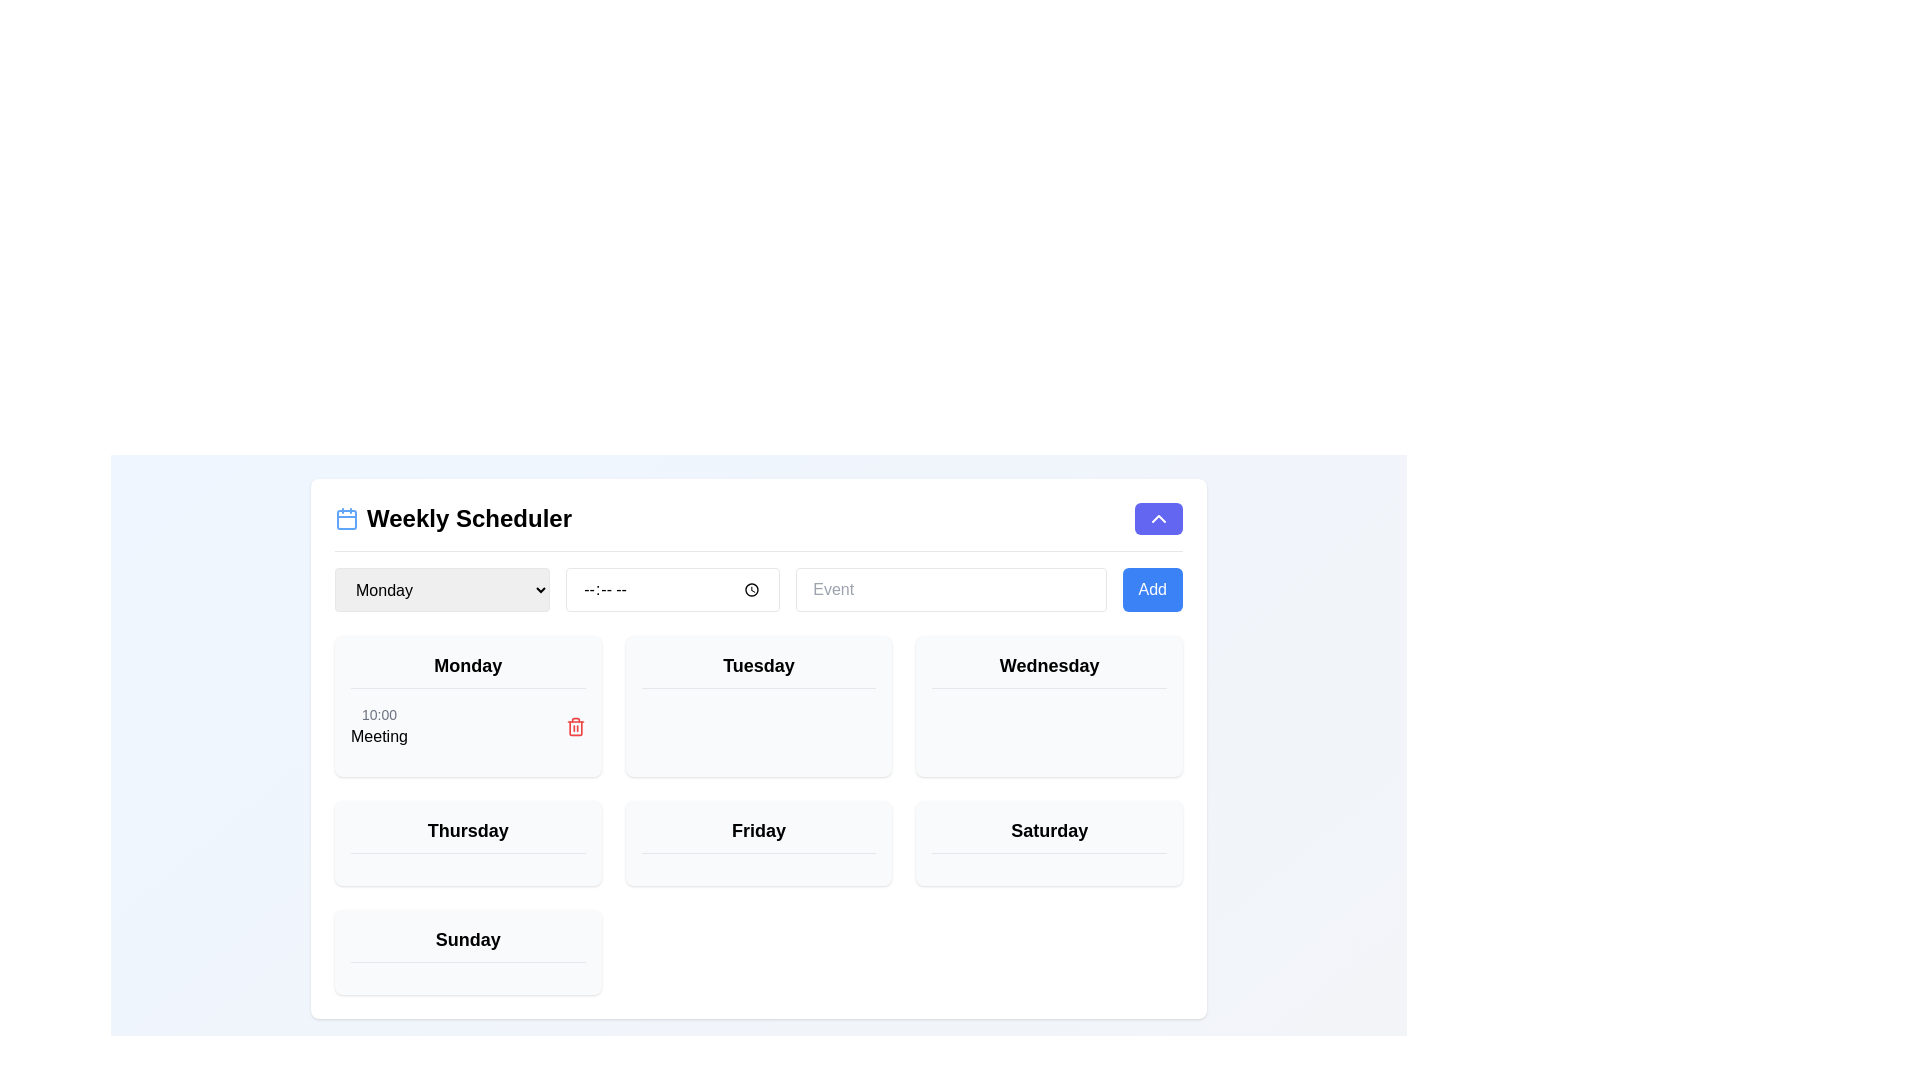  I want to click on an option from the dropdown menu labeled 'Monday' located in the header of the 'Weekly Scheduler' interface, so click(441, 589).